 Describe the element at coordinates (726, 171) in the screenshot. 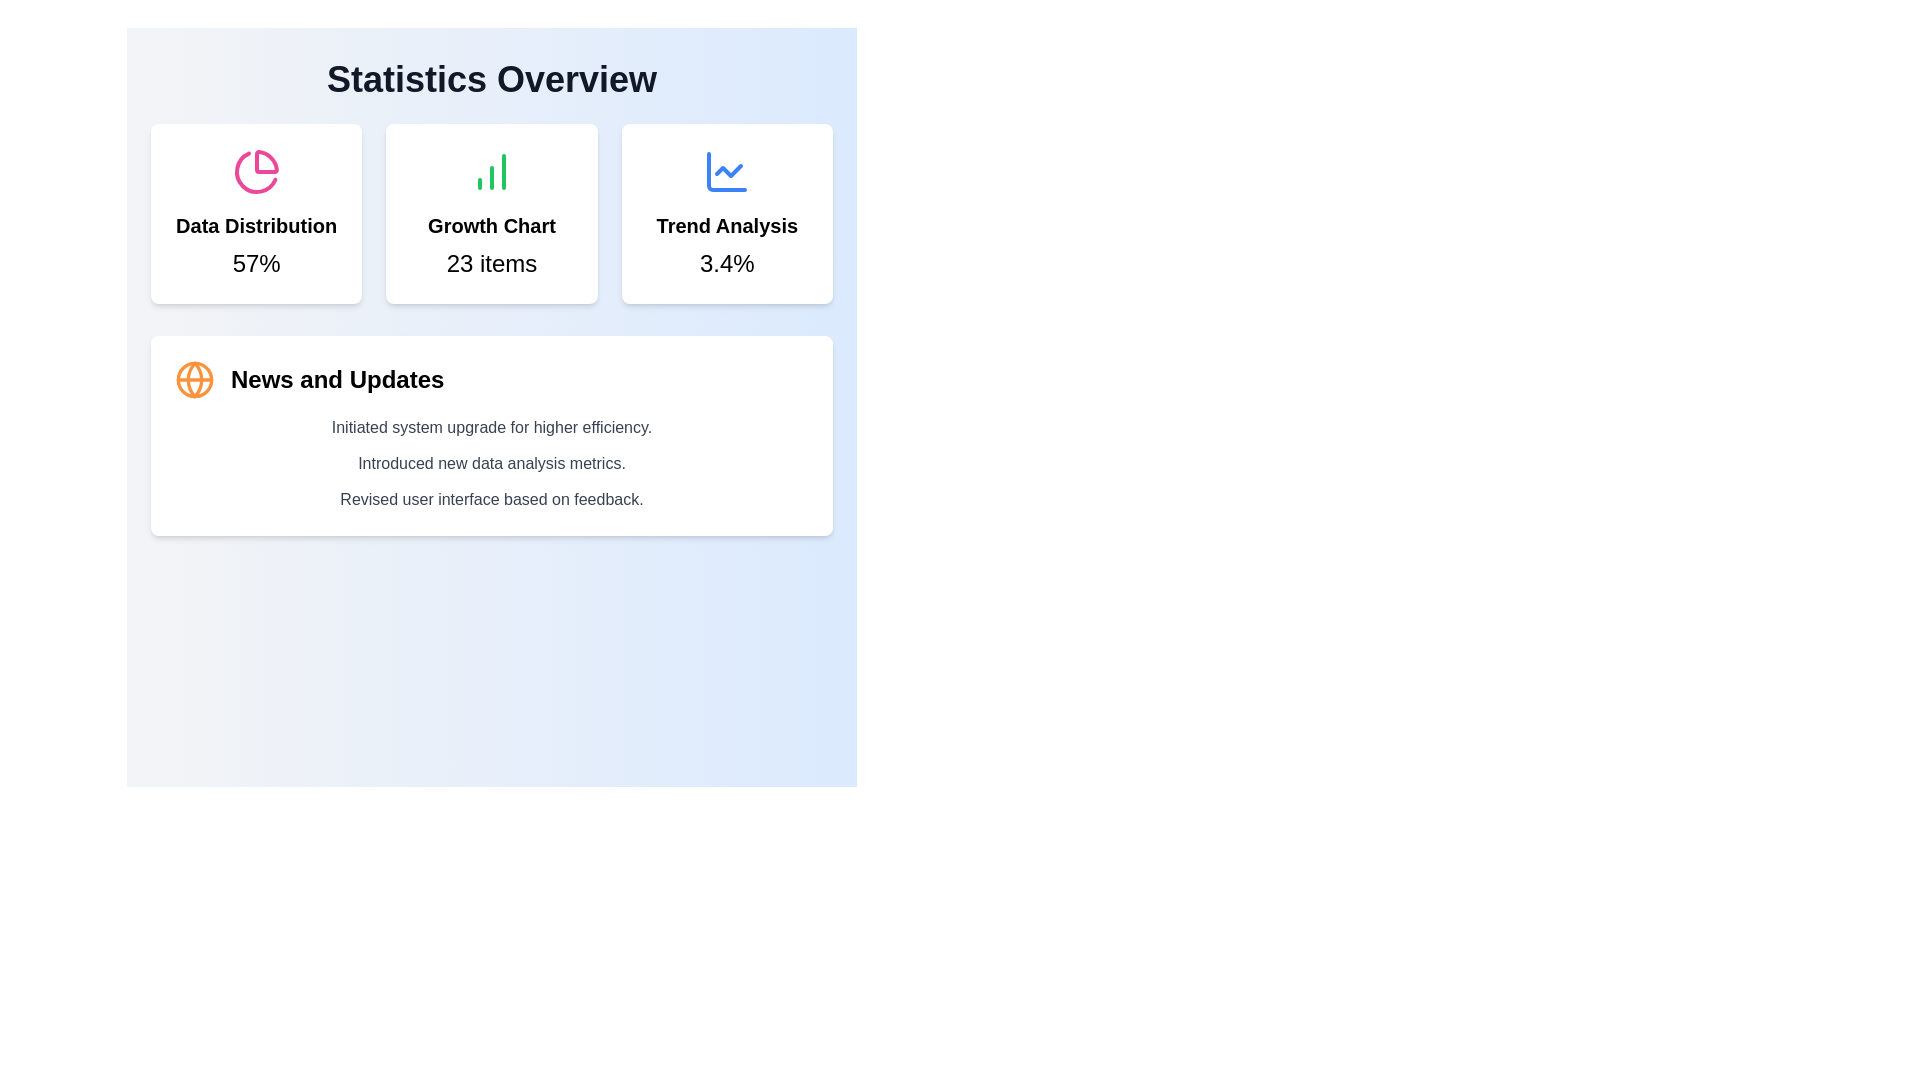

I see `the line chart icon with a blue color theme located in the top-right card titled 'Trend Analysis'` at that location.